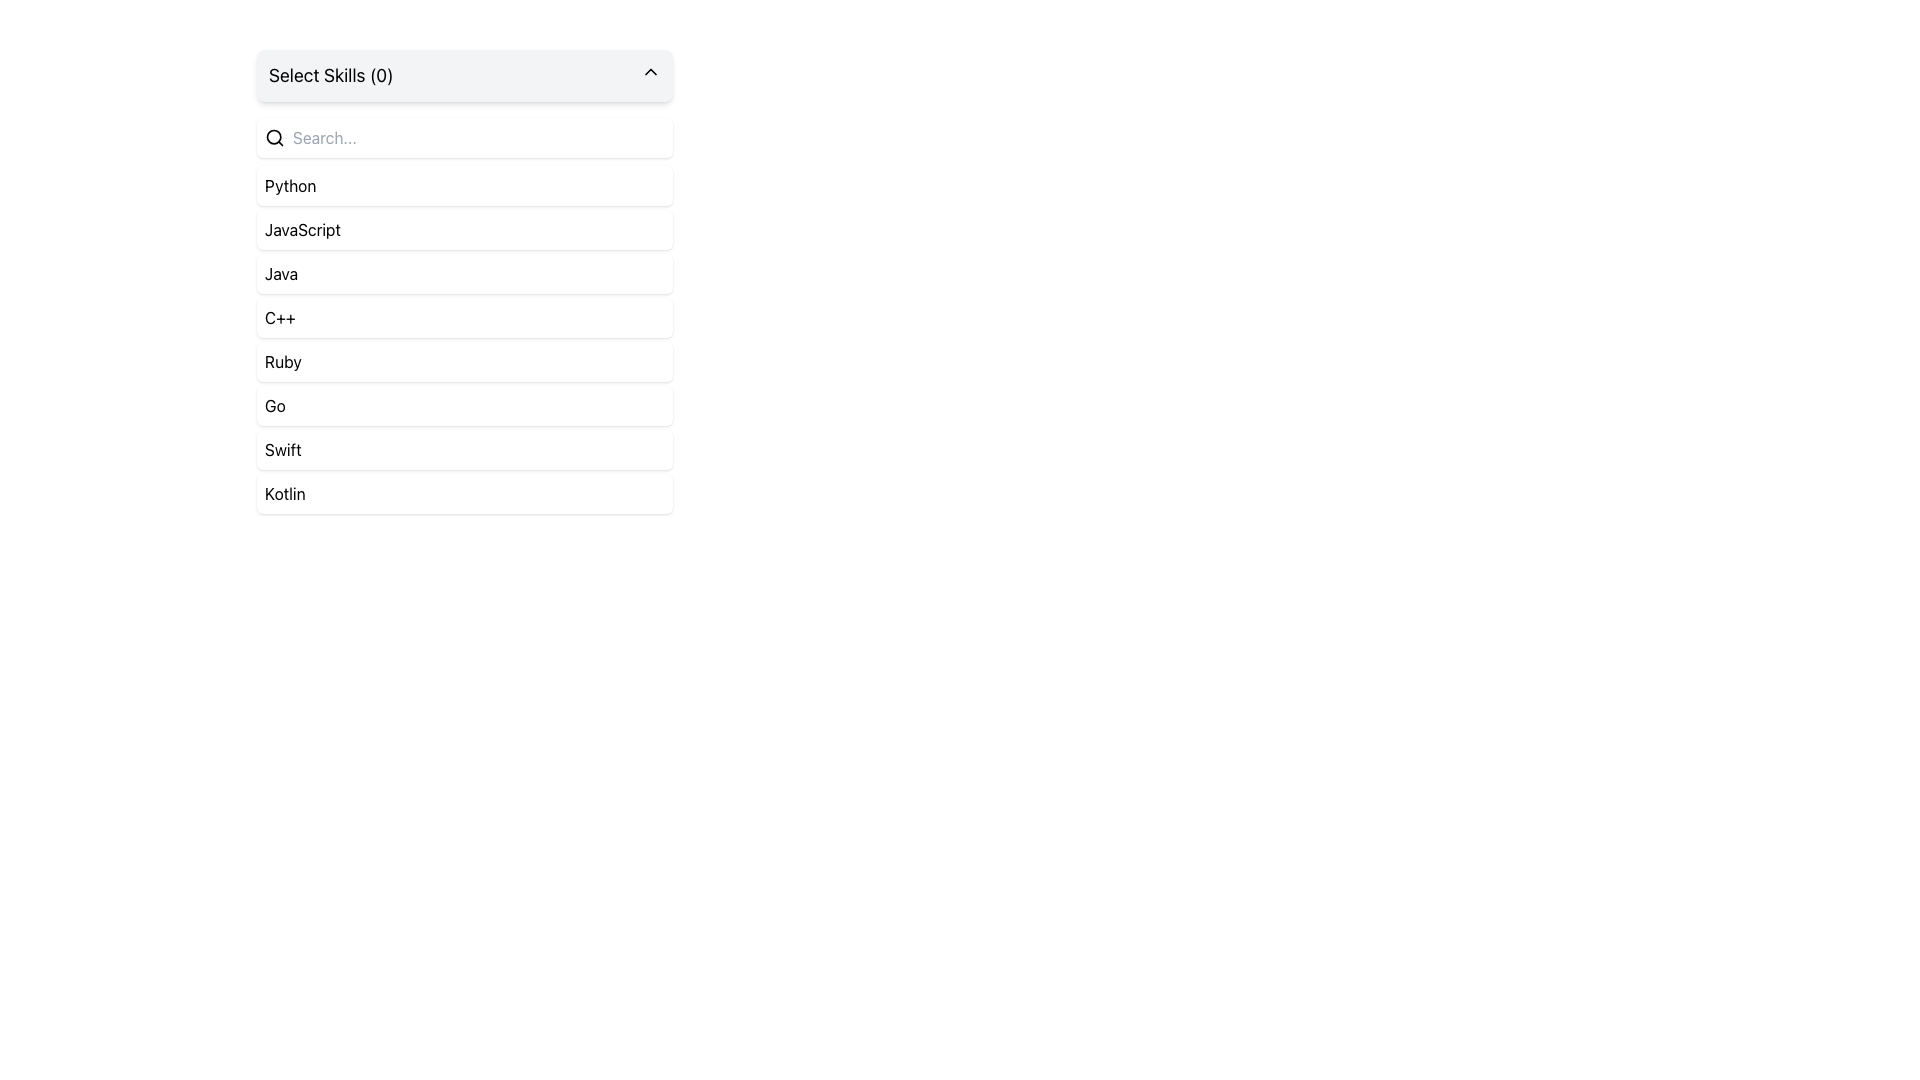 This screenshot has width=1920, height=1080. Describe the element at coordinates (464, 316) in the screenshot. I see `the fourth List Item labeled 'C++'` at that location.